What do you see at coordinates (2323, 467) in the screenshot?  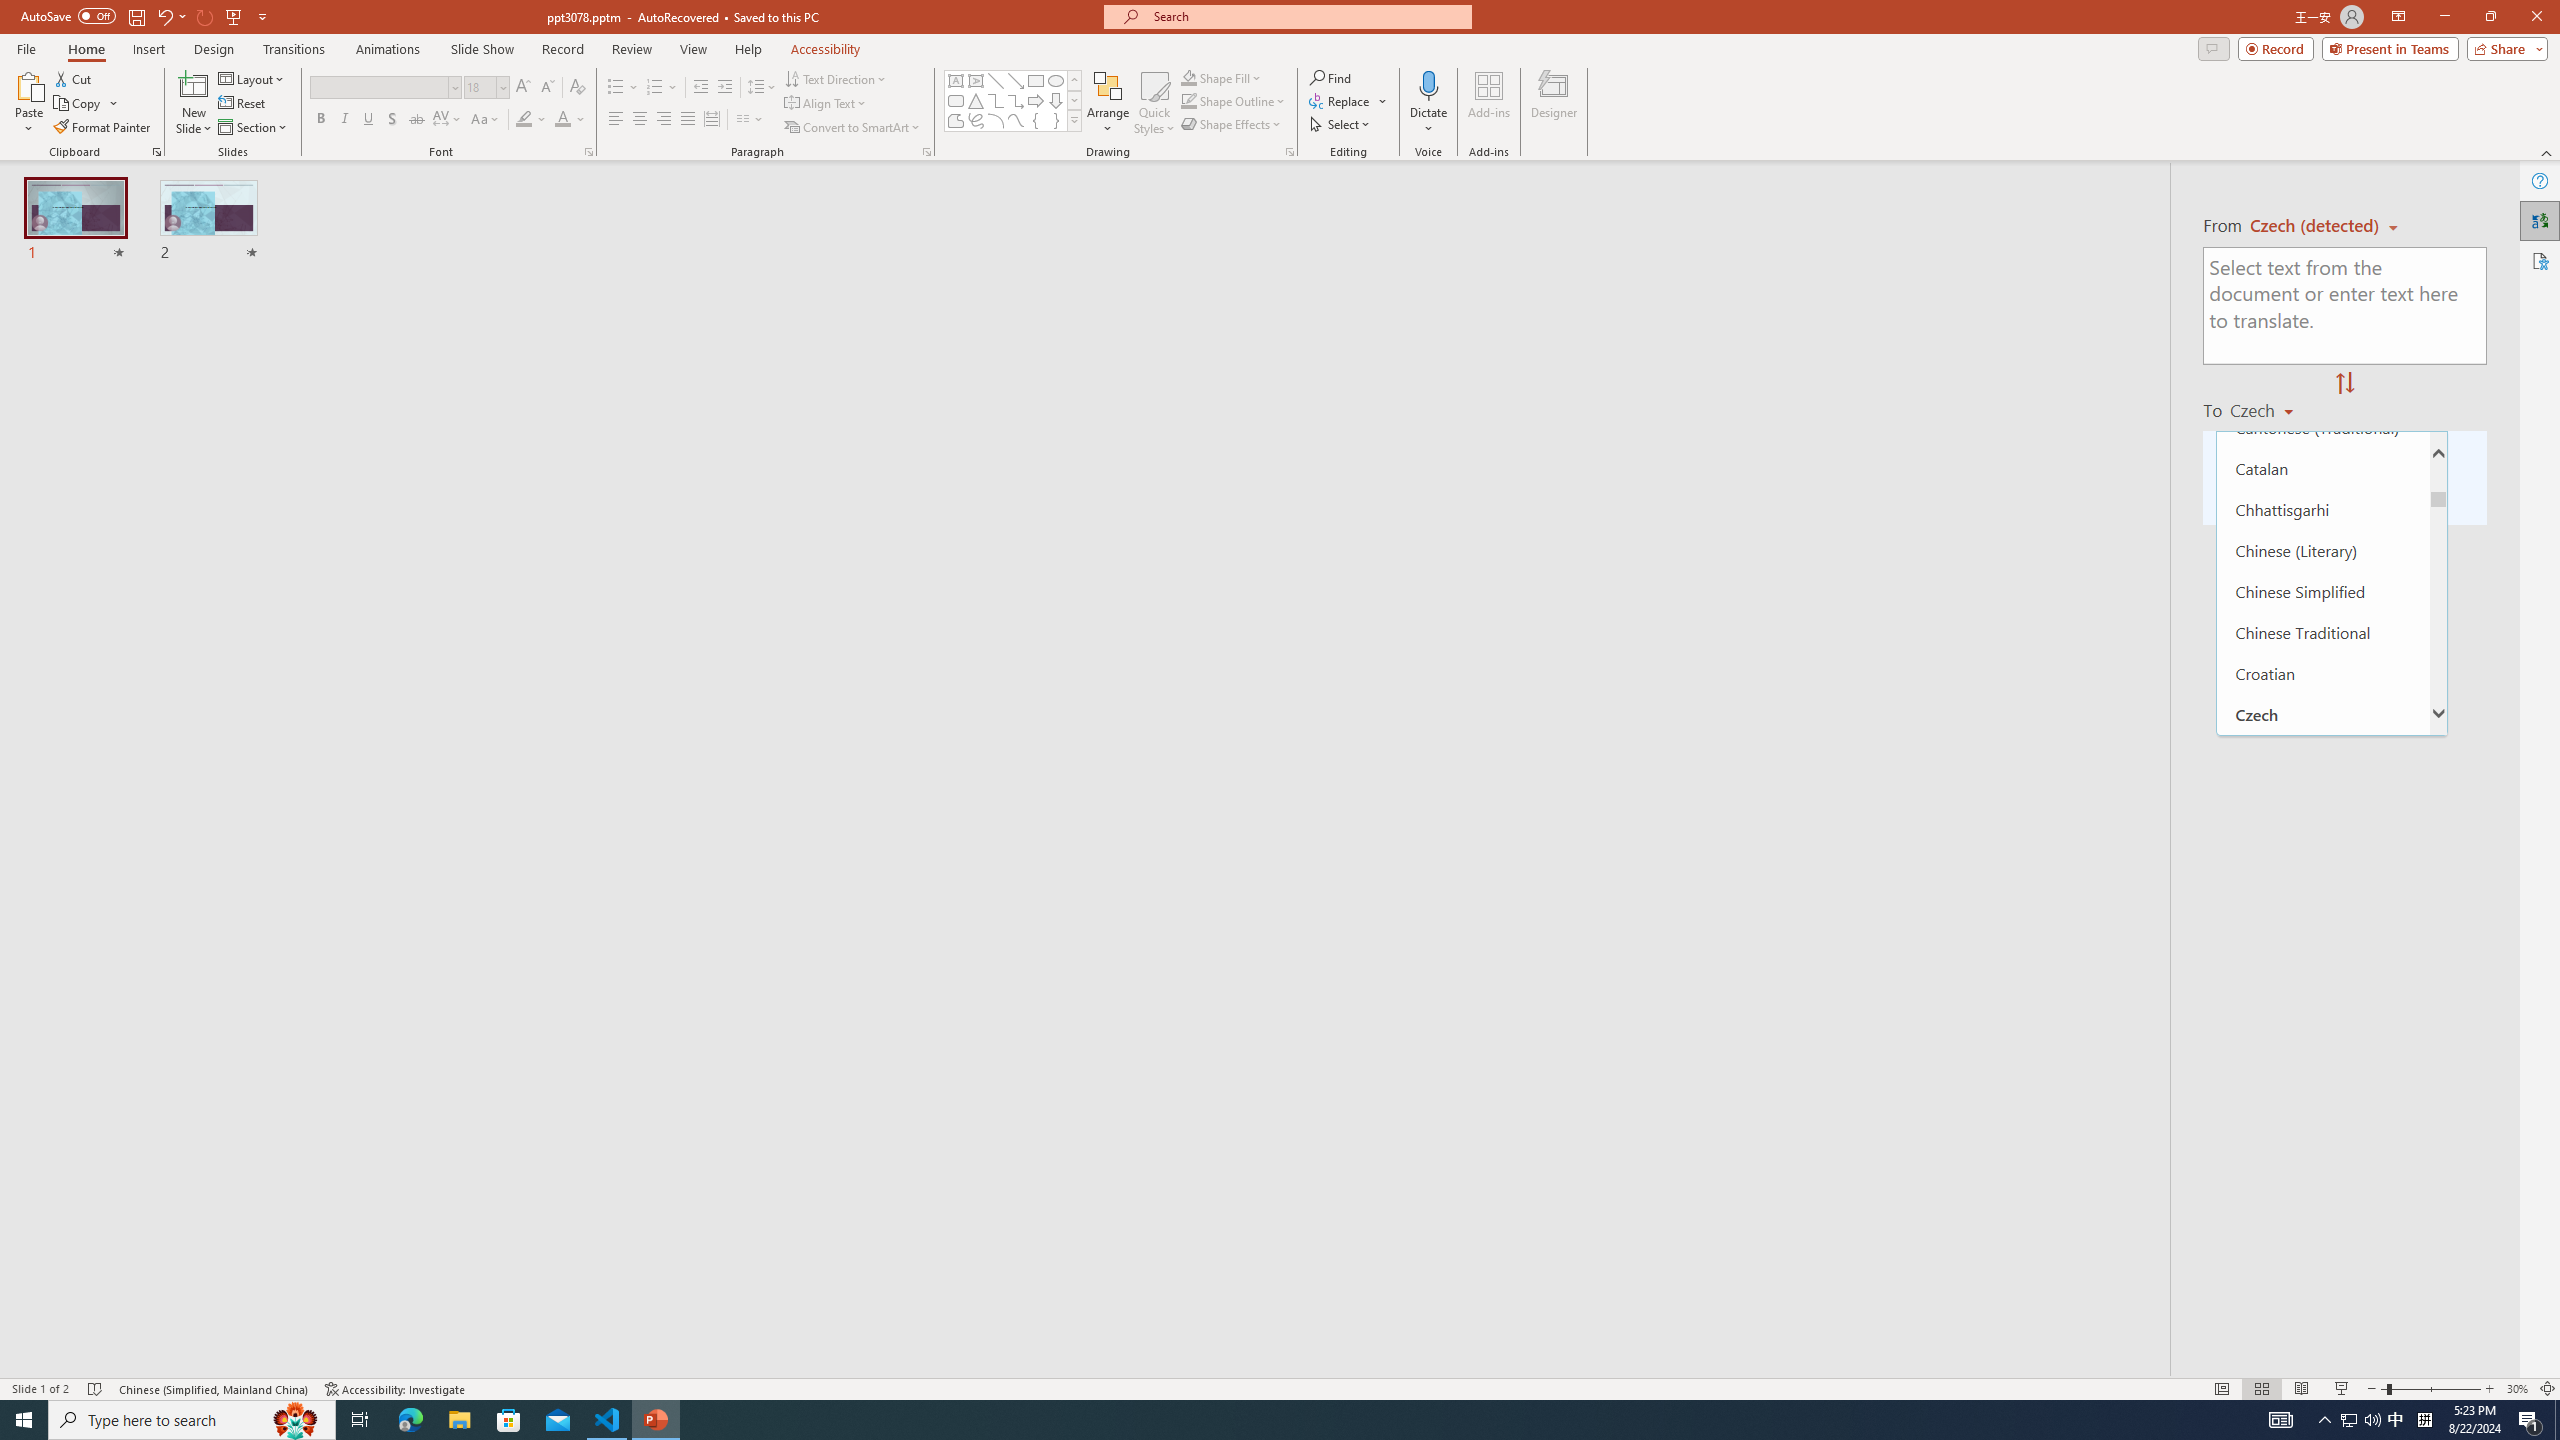 I see `'Catalan'` at bounding box center [2323, 467].